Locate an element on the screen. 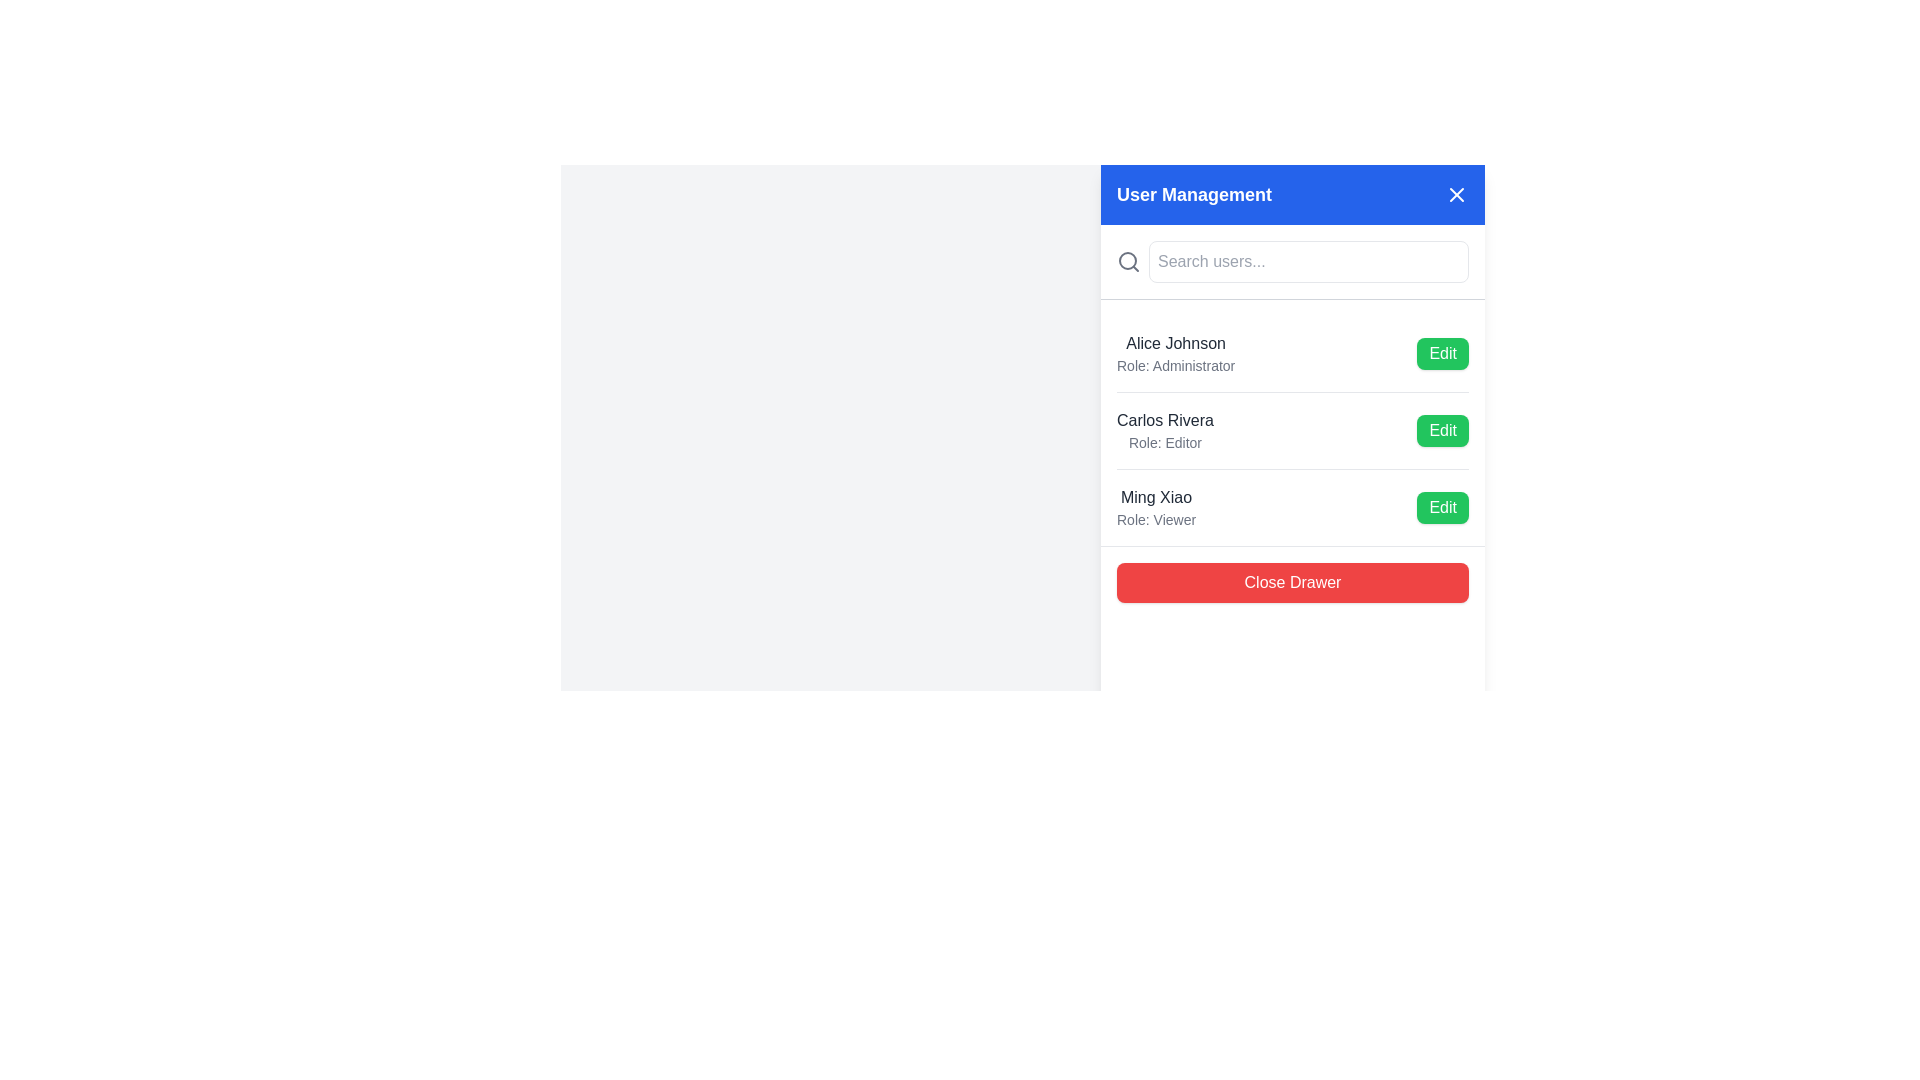 Image resolution: width=1920 pixels, height=1080 pixels. the text snippet labeled 'Role: Administrator', which is styled in gray and positioned below 'Alice Johnson' in the user management section is located at coordinates (1176, 366).